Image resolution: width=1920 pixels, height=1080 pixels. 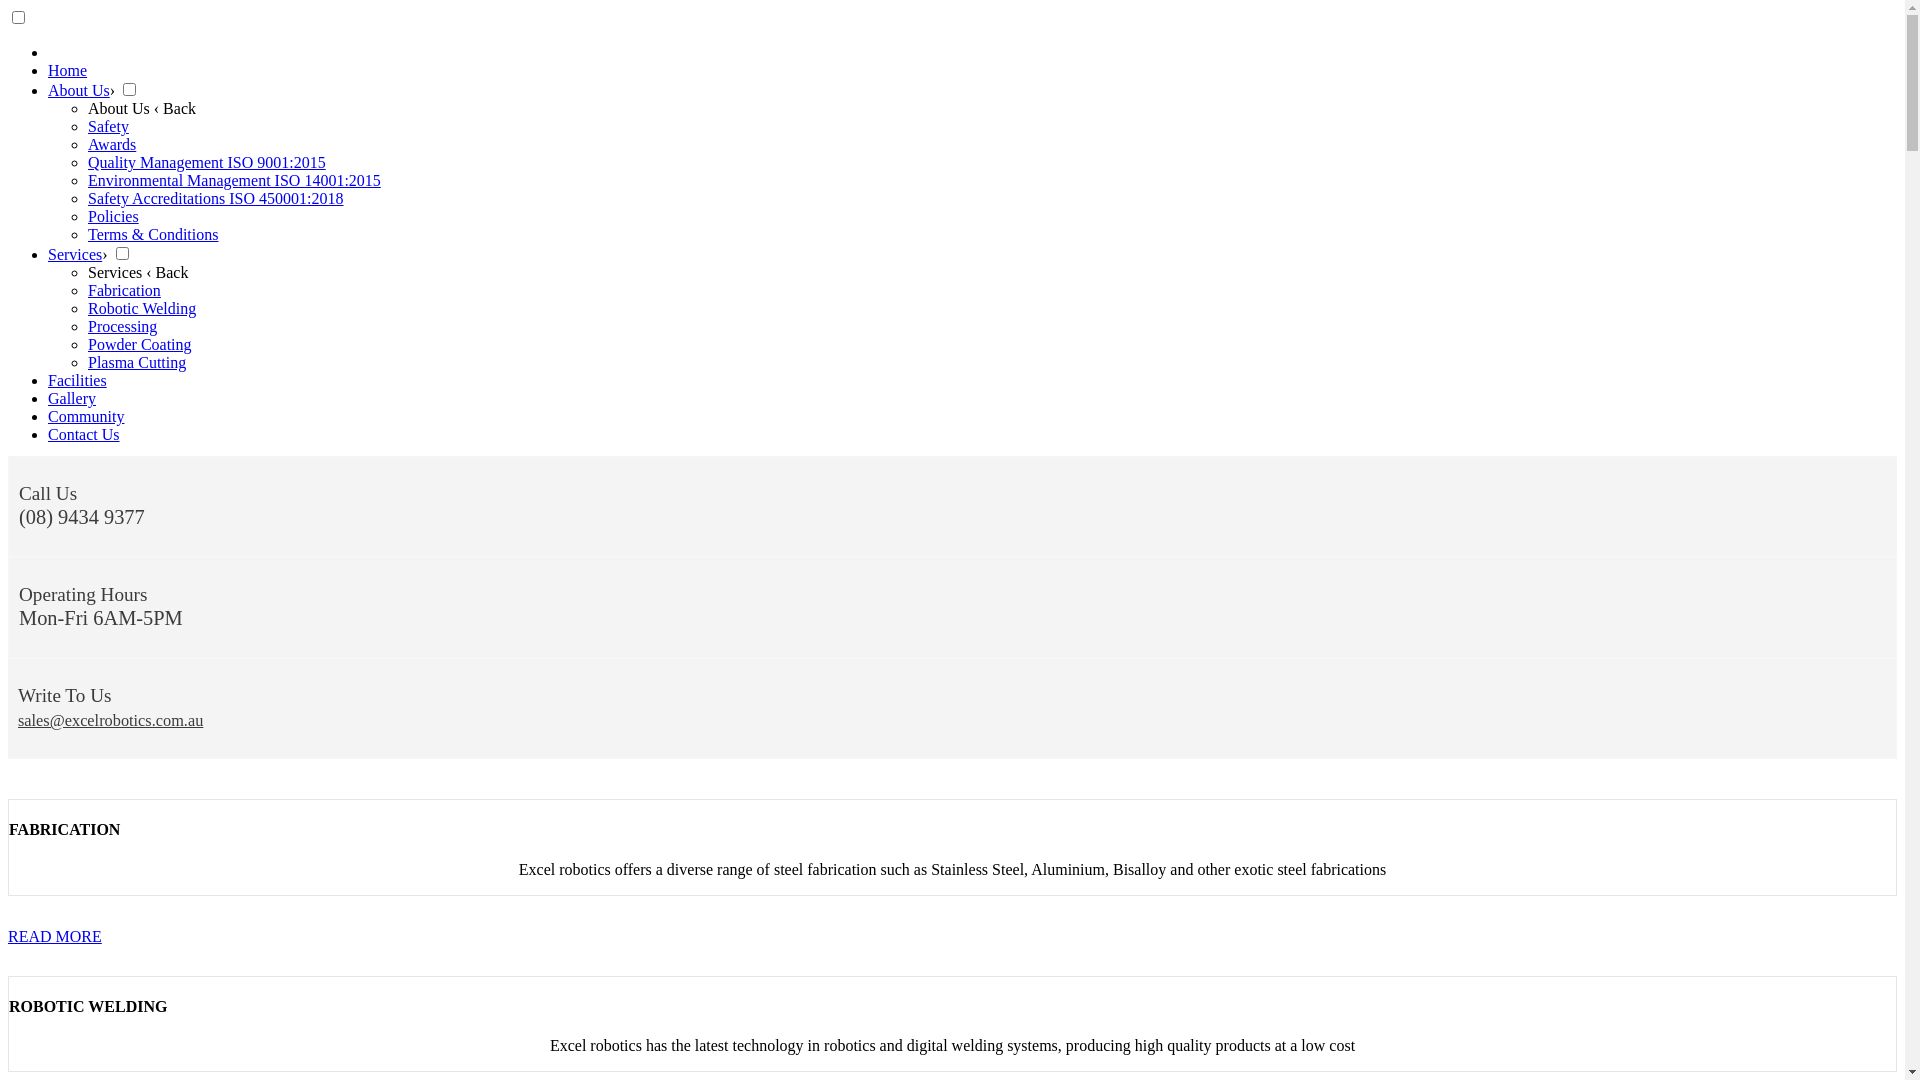 What do you see at coordinates (48, 433) in the screenshot?
I see `'Contact Us'` at bounding box center [48, 433].